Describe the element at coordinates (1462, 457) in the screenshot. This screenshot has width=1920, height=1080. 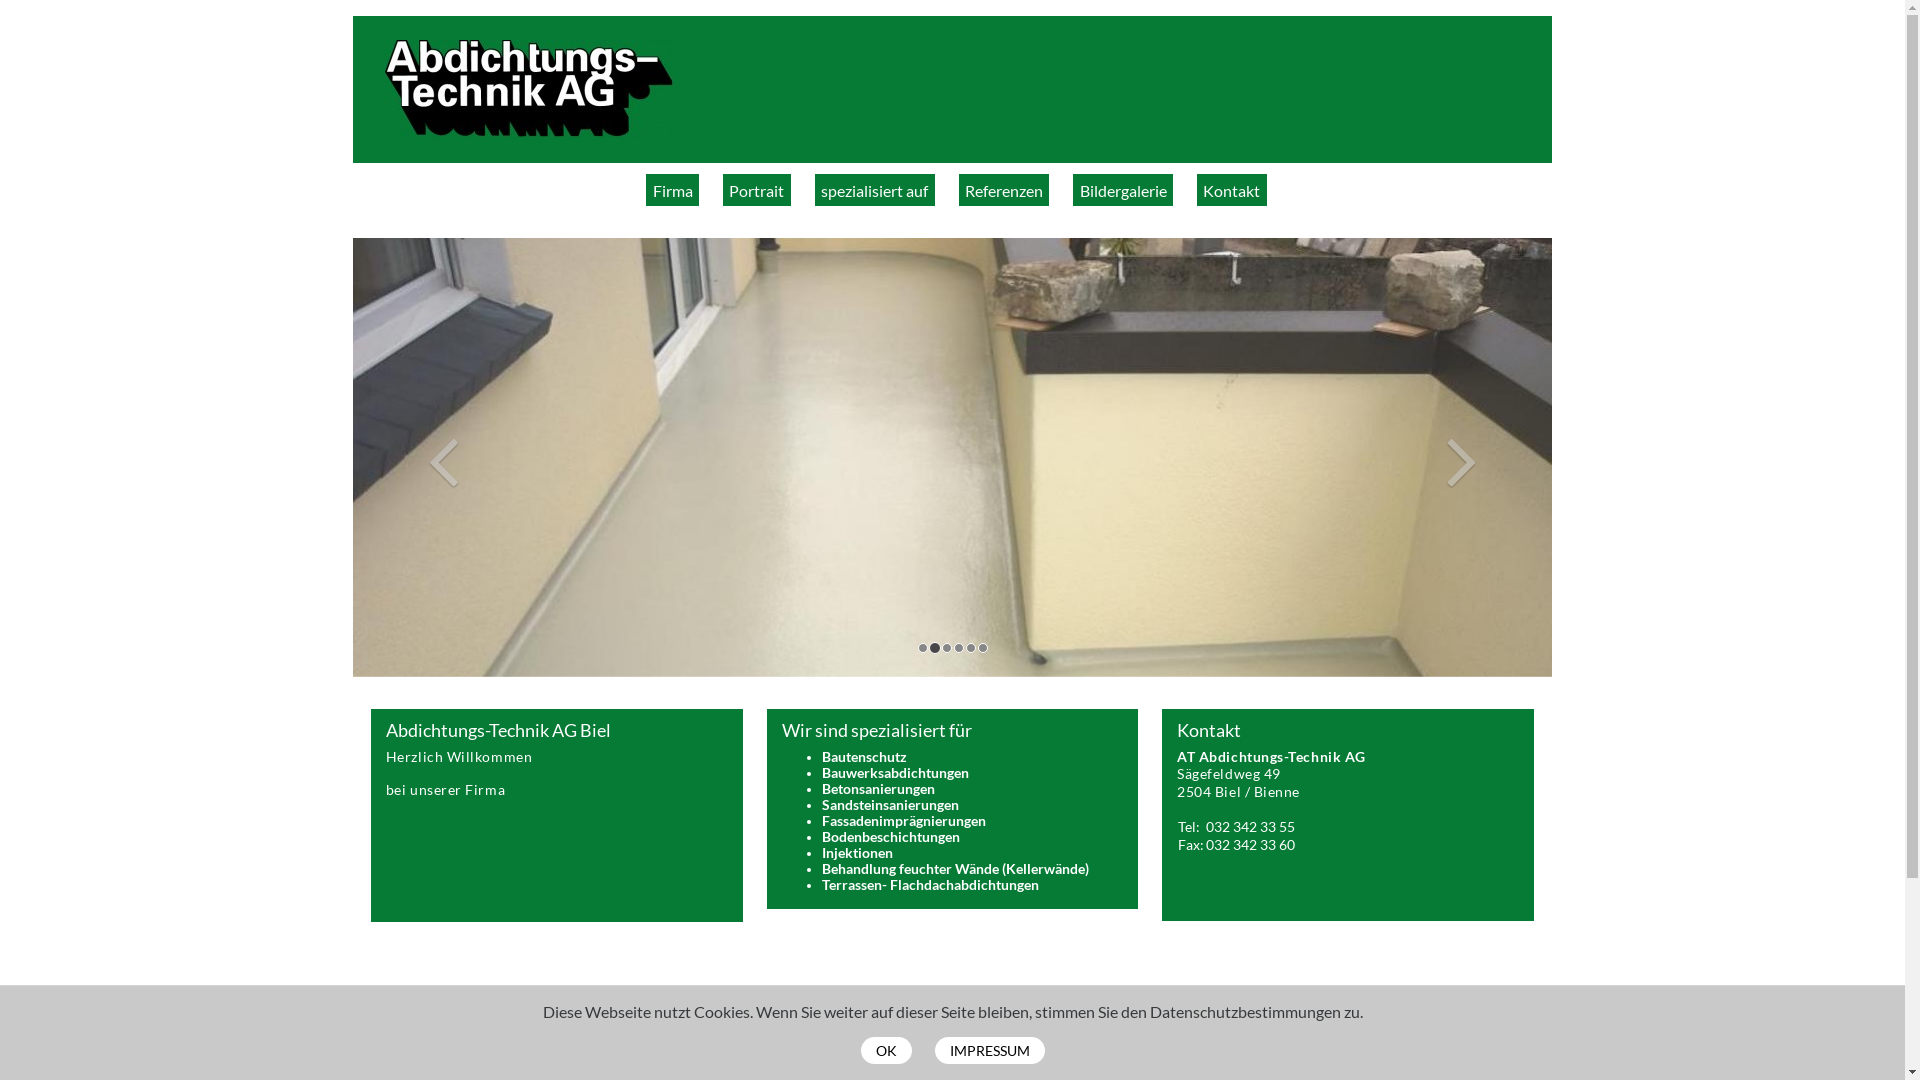
I see `'Next'` at that location.